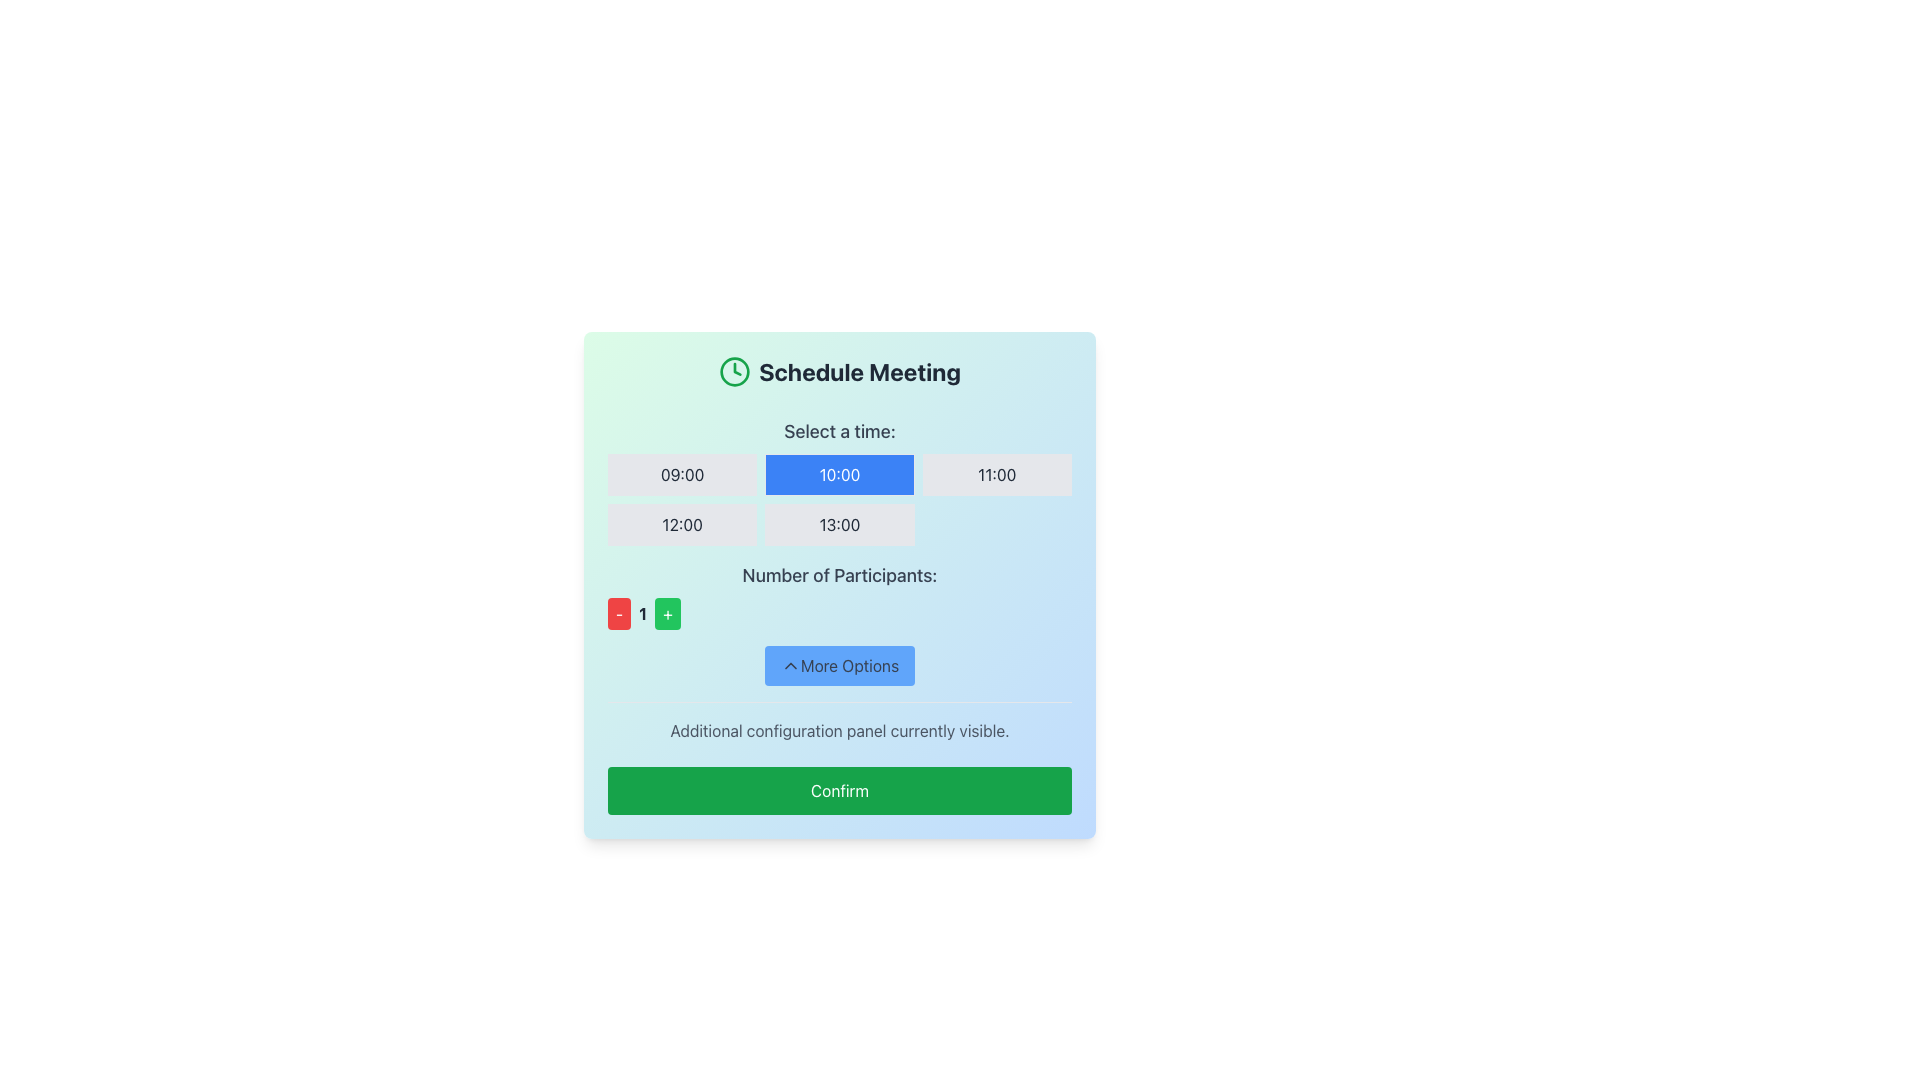 The image size is (1920, 1080). Describe the element at coordinates (736, 369) in the screenshot. I see `the inner part of the clock icon represented by the vector graphic, which symbolizes the hands of the clock indicating time` at that location.